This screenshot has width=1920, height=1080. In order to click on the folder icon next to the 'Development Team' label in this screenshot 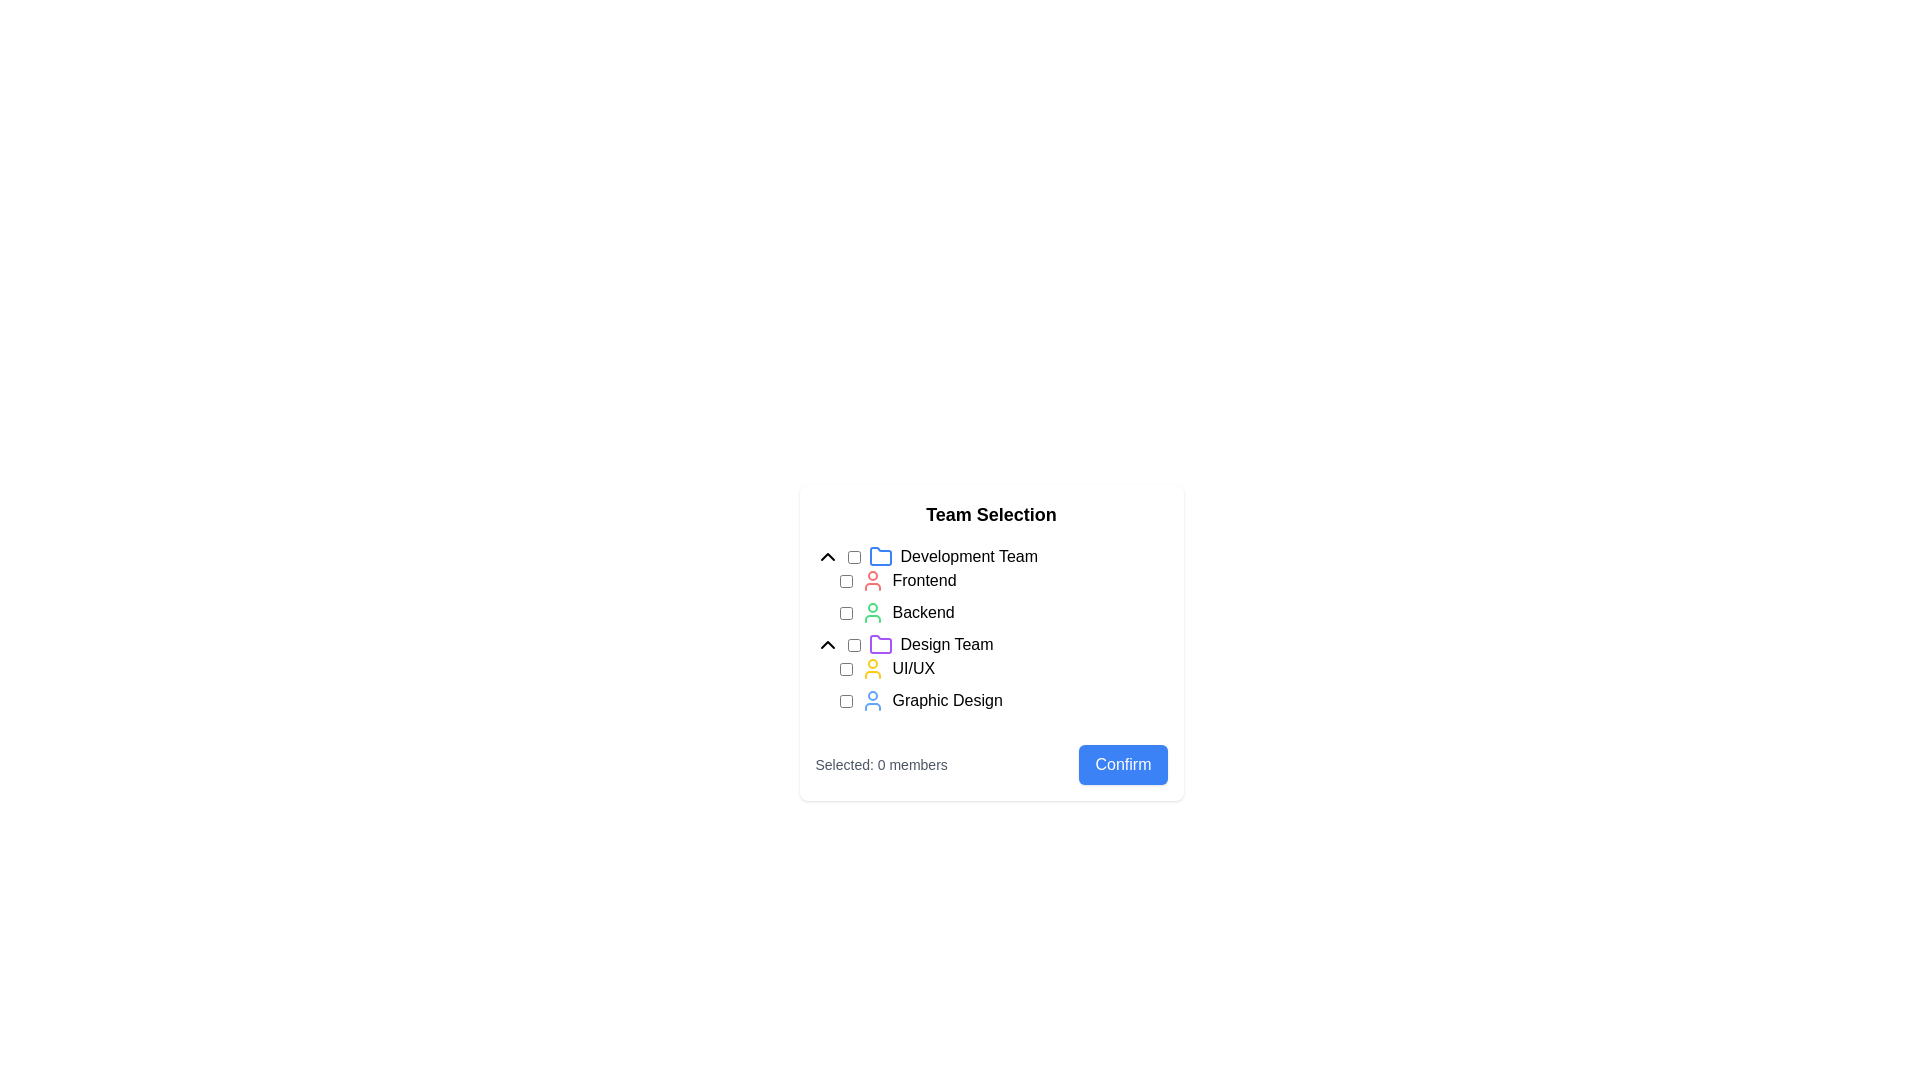, I will do `click(991, 556)`.